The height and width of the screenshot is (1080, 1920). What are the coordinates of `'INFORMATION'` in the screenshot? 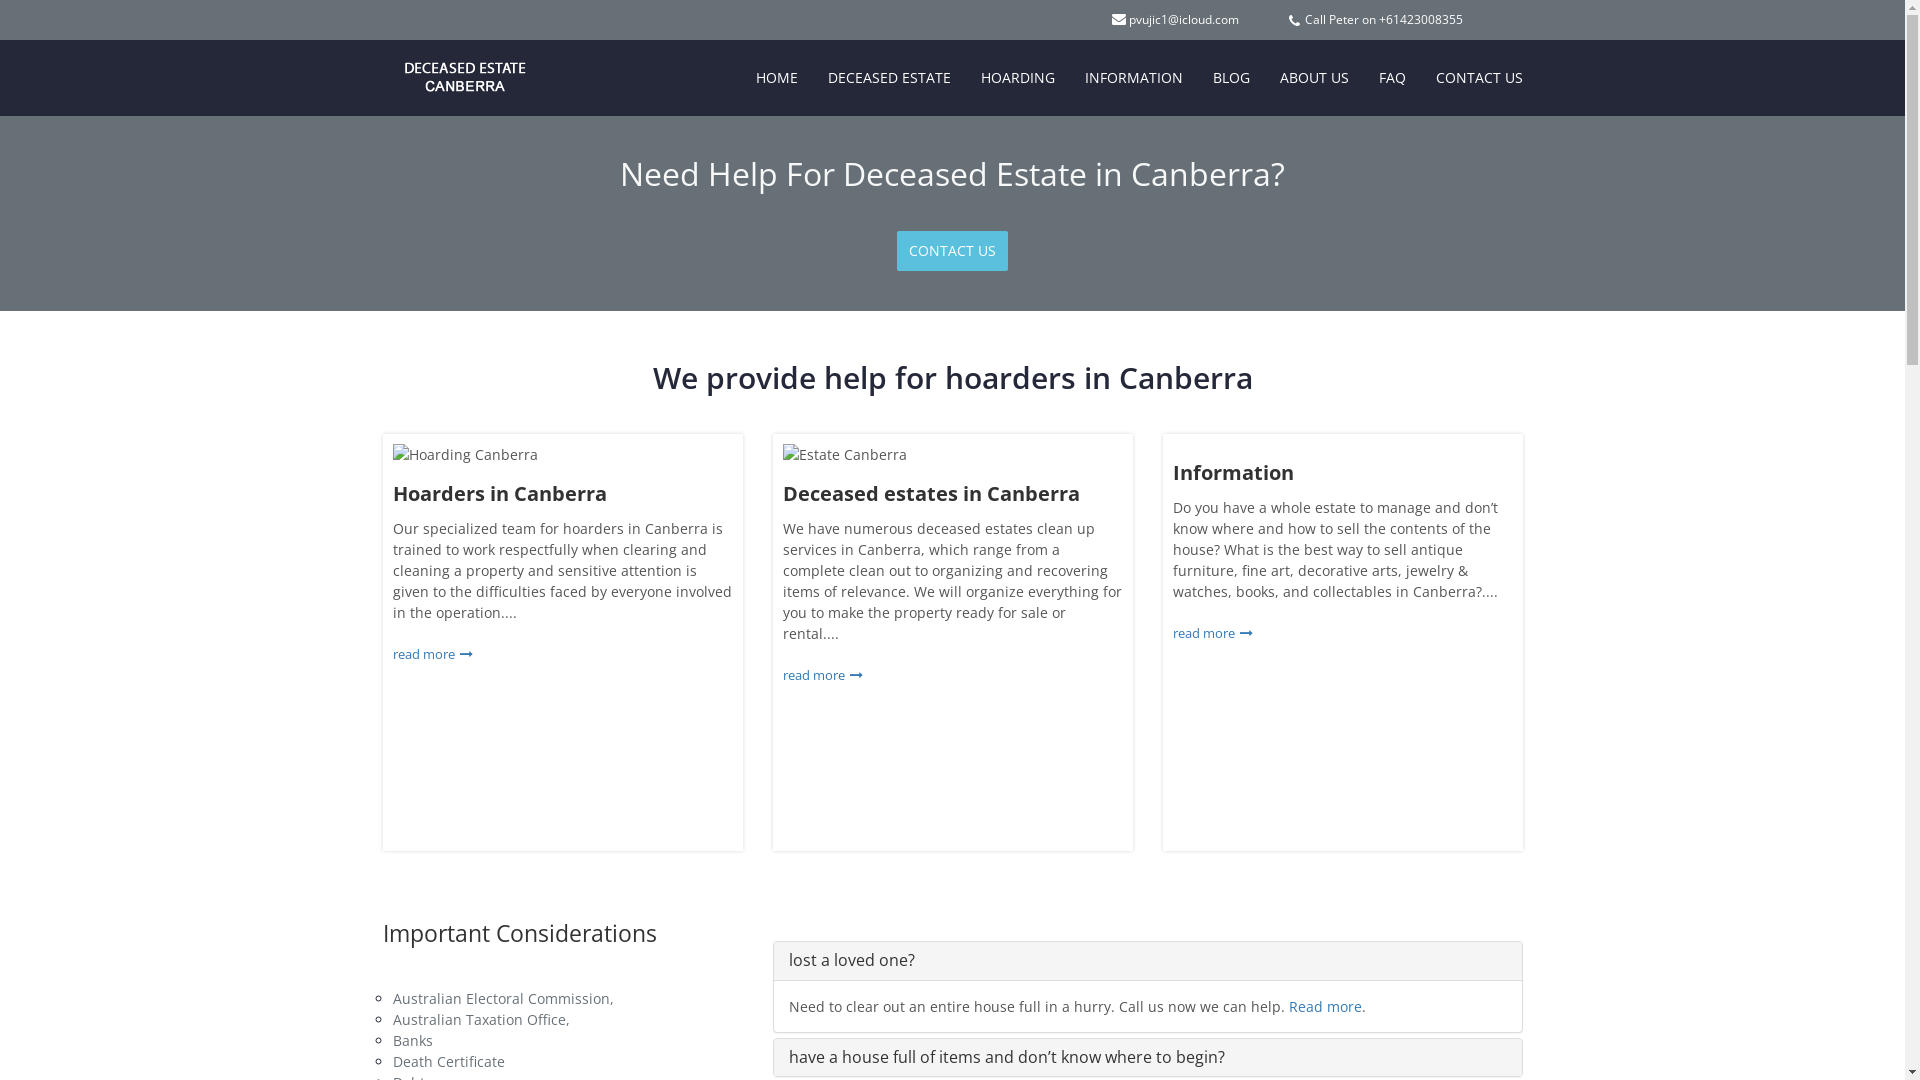 It's located at (1133, 76).